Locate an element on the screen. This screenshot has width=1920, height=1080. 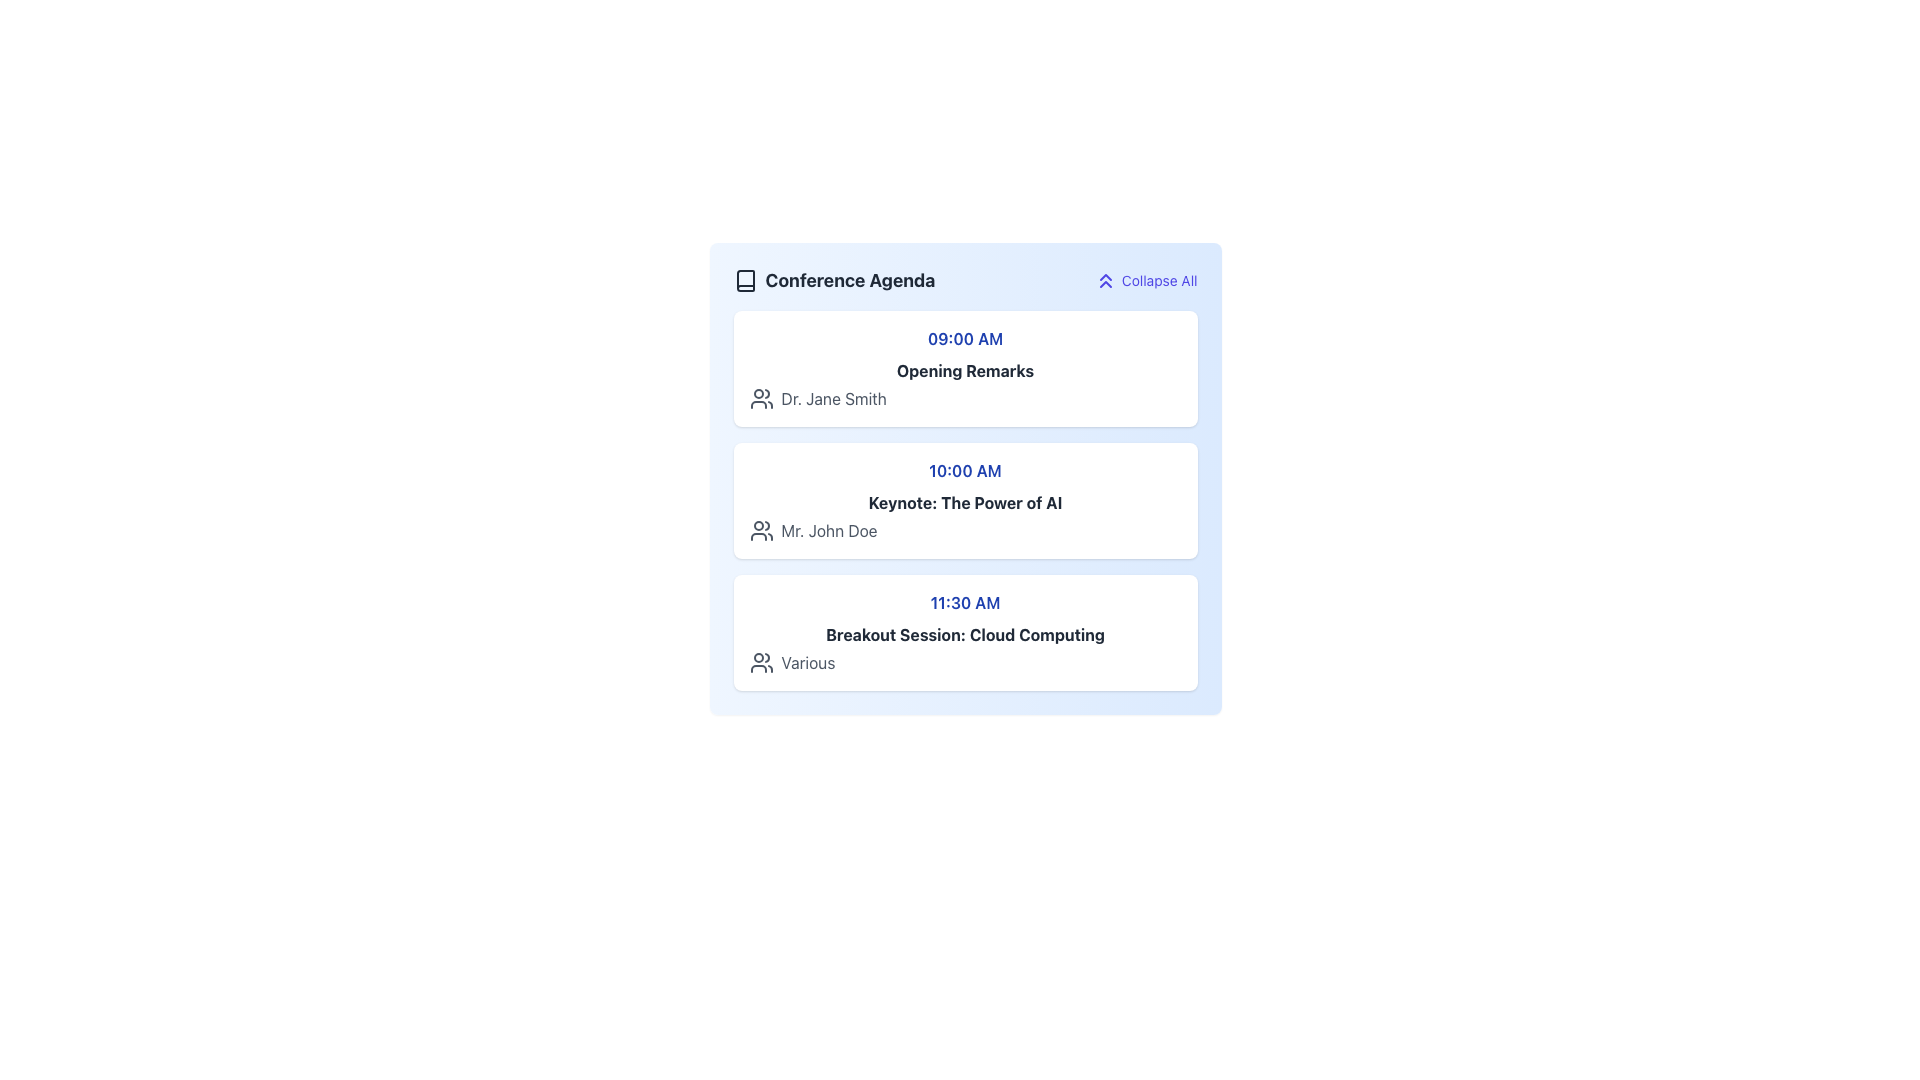
the text element indicating the title for the scheduled keynote session, which is positioned under the time label '10:00 AM' and above the name 'Mr. John Doe' is located at coordinates (965, 501).